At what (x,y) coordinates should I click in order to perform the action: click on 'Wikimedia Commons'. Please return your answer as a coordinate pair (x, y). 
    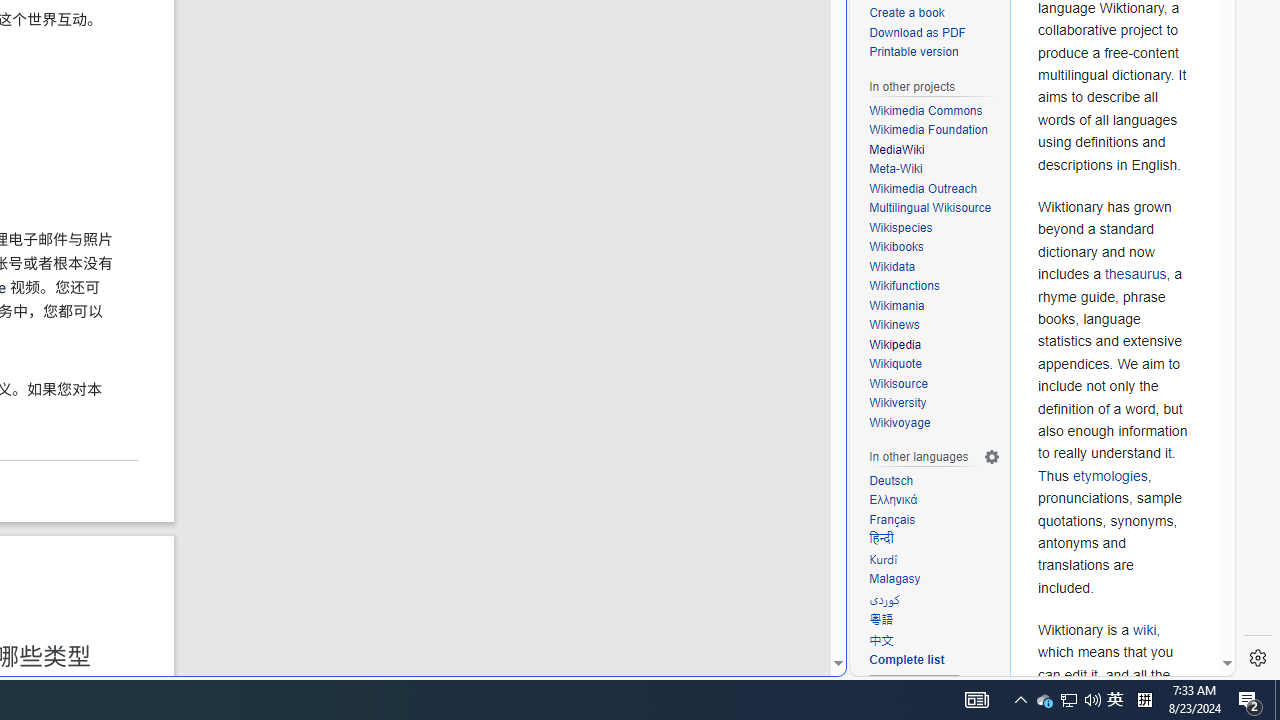
    Looking at the image, I should click on (934, 111).